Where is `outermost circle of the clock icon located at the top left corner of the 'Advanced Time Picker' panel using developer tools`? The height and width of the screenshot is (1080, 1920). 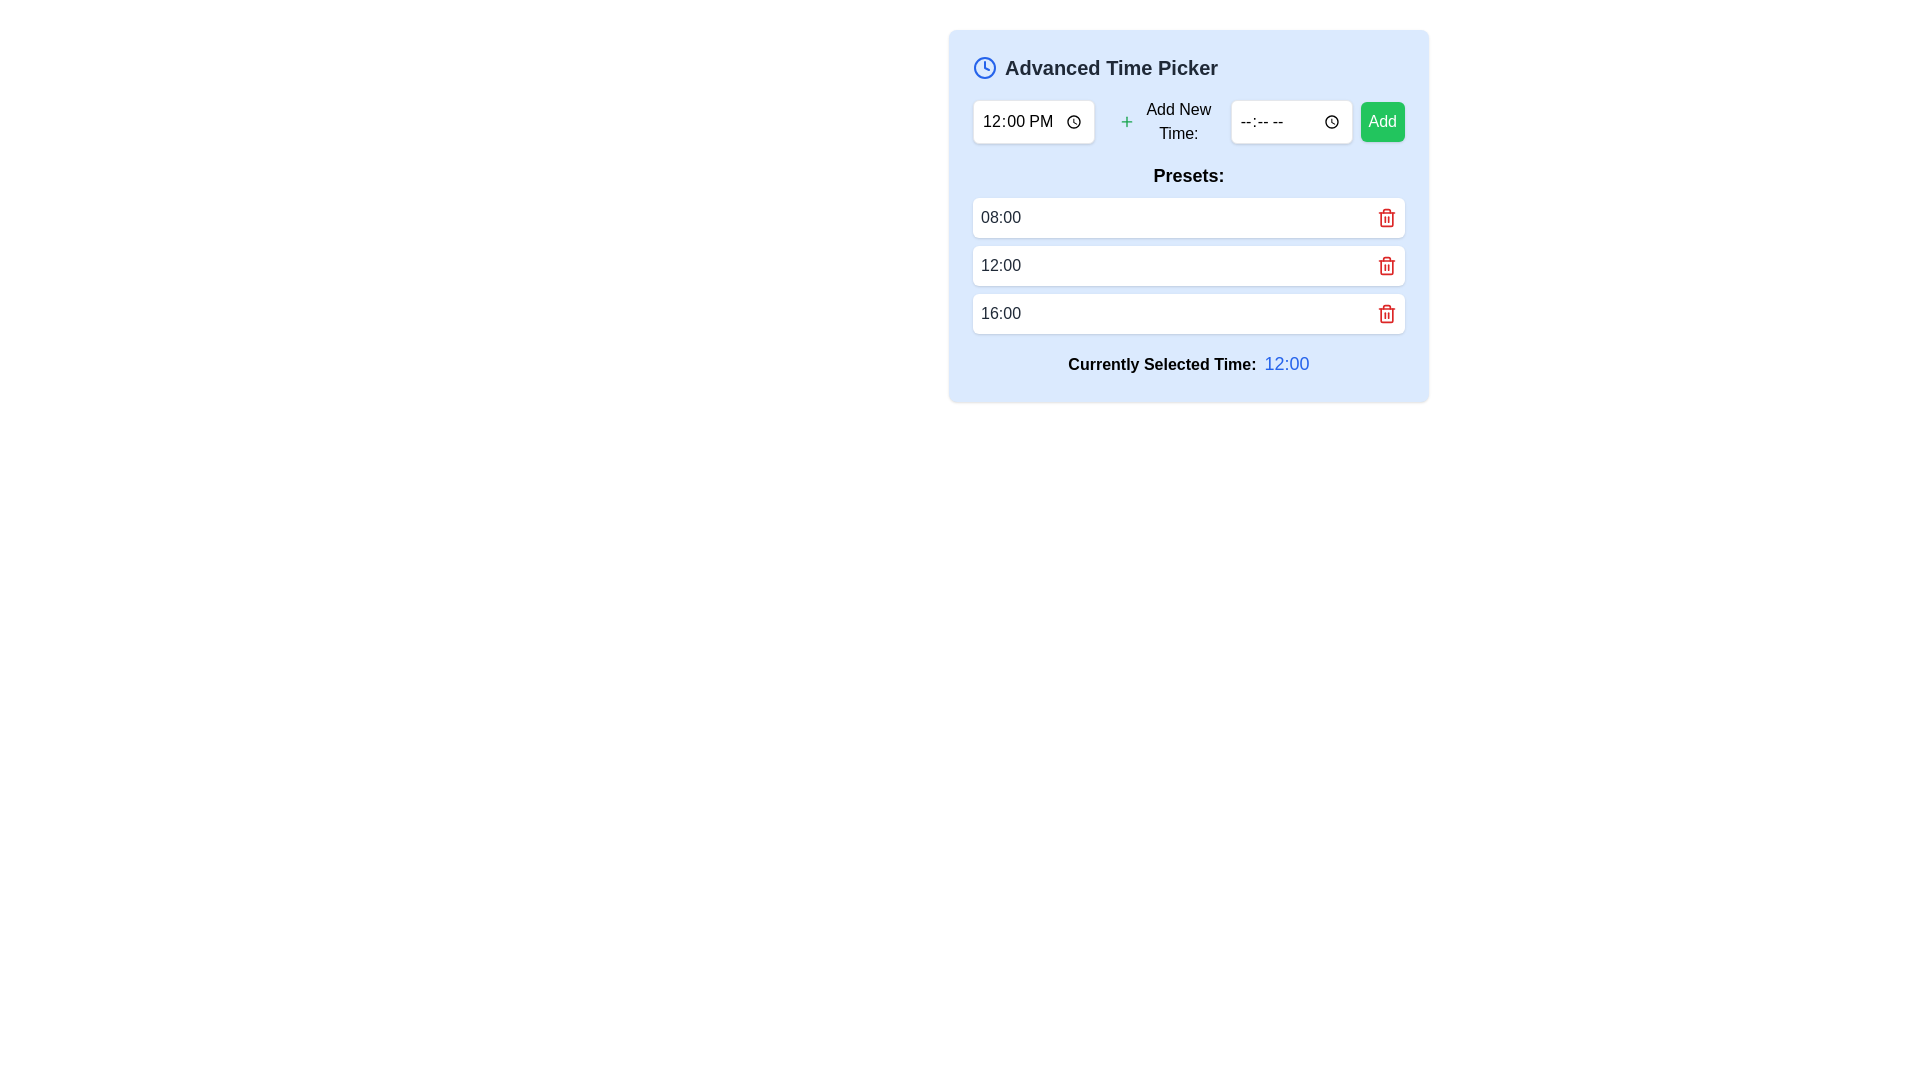 outermost circle of the clock icon located at the top left corner of the 'Advanced Time Picker' panel using developer tools is located at coordinates (984, 67).